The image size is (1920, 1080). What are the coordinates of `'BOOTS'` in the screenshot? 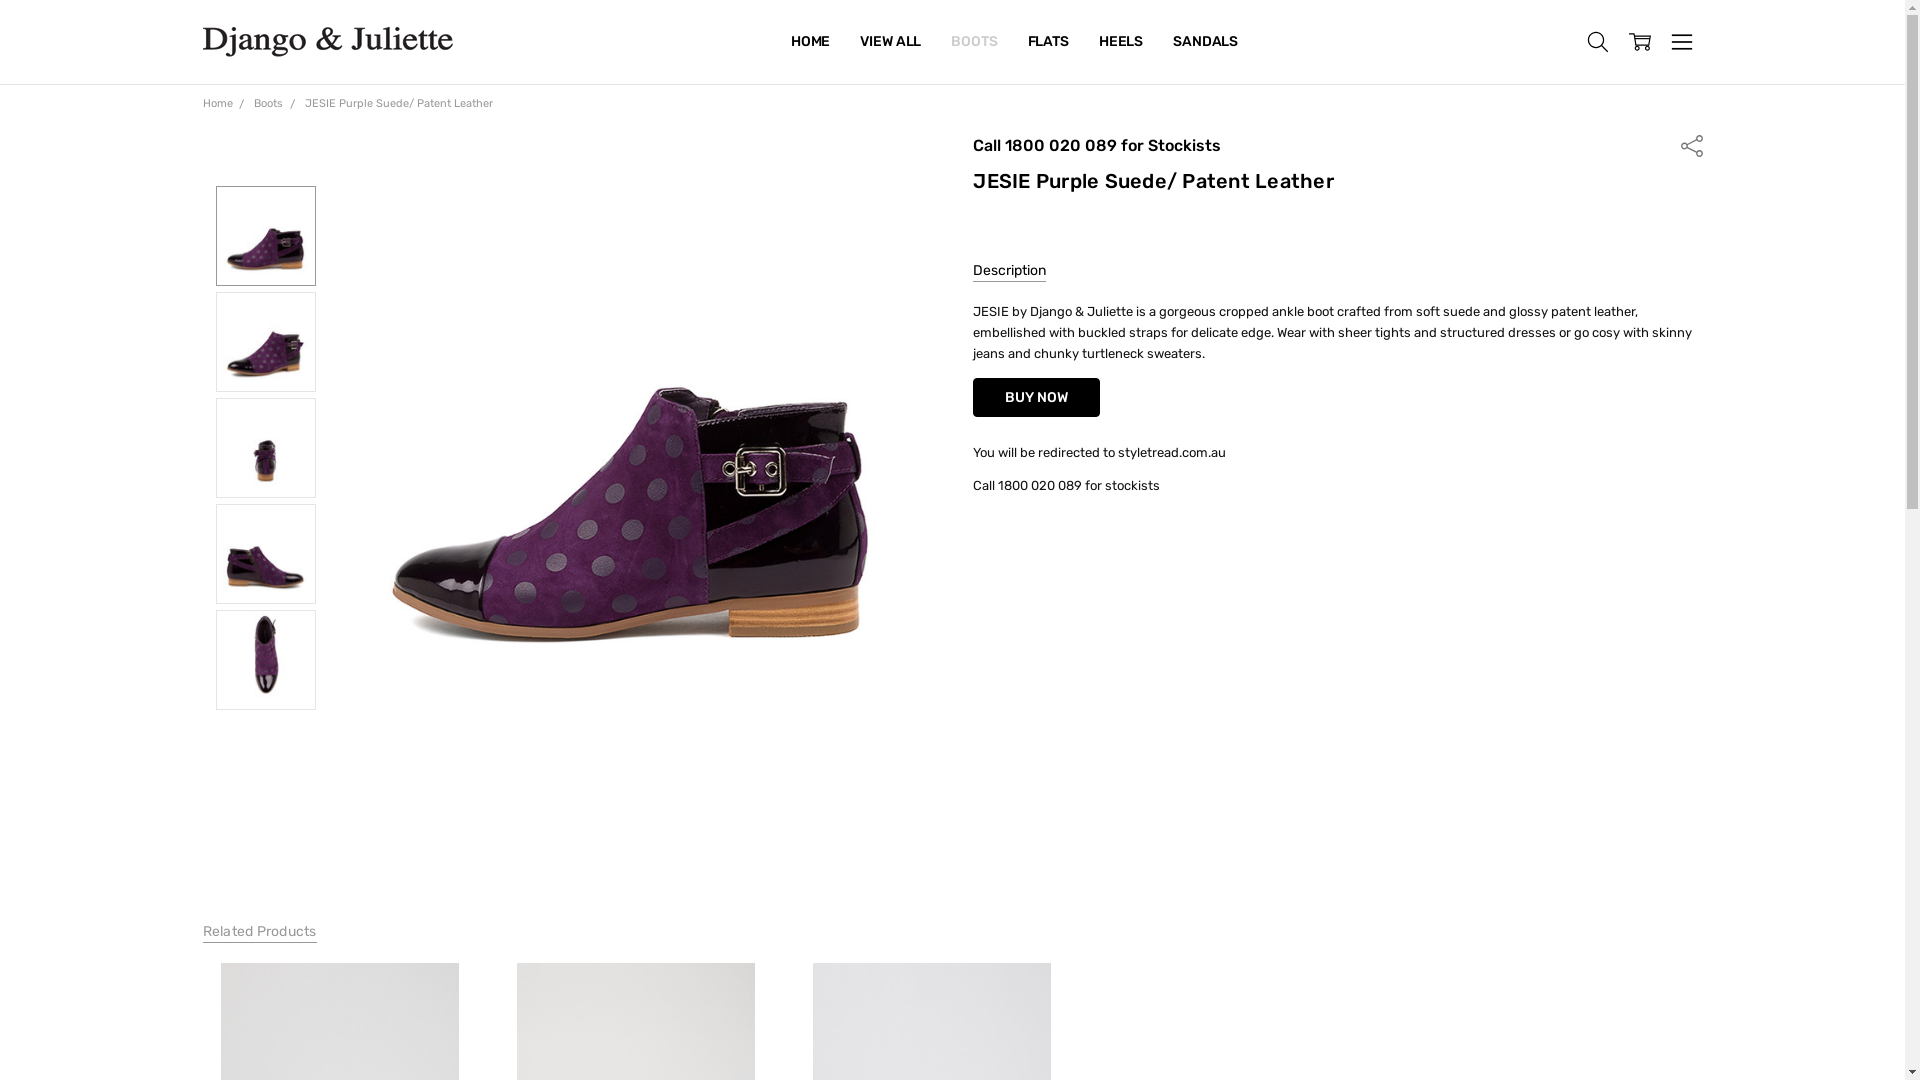 It's located at (974, 42).